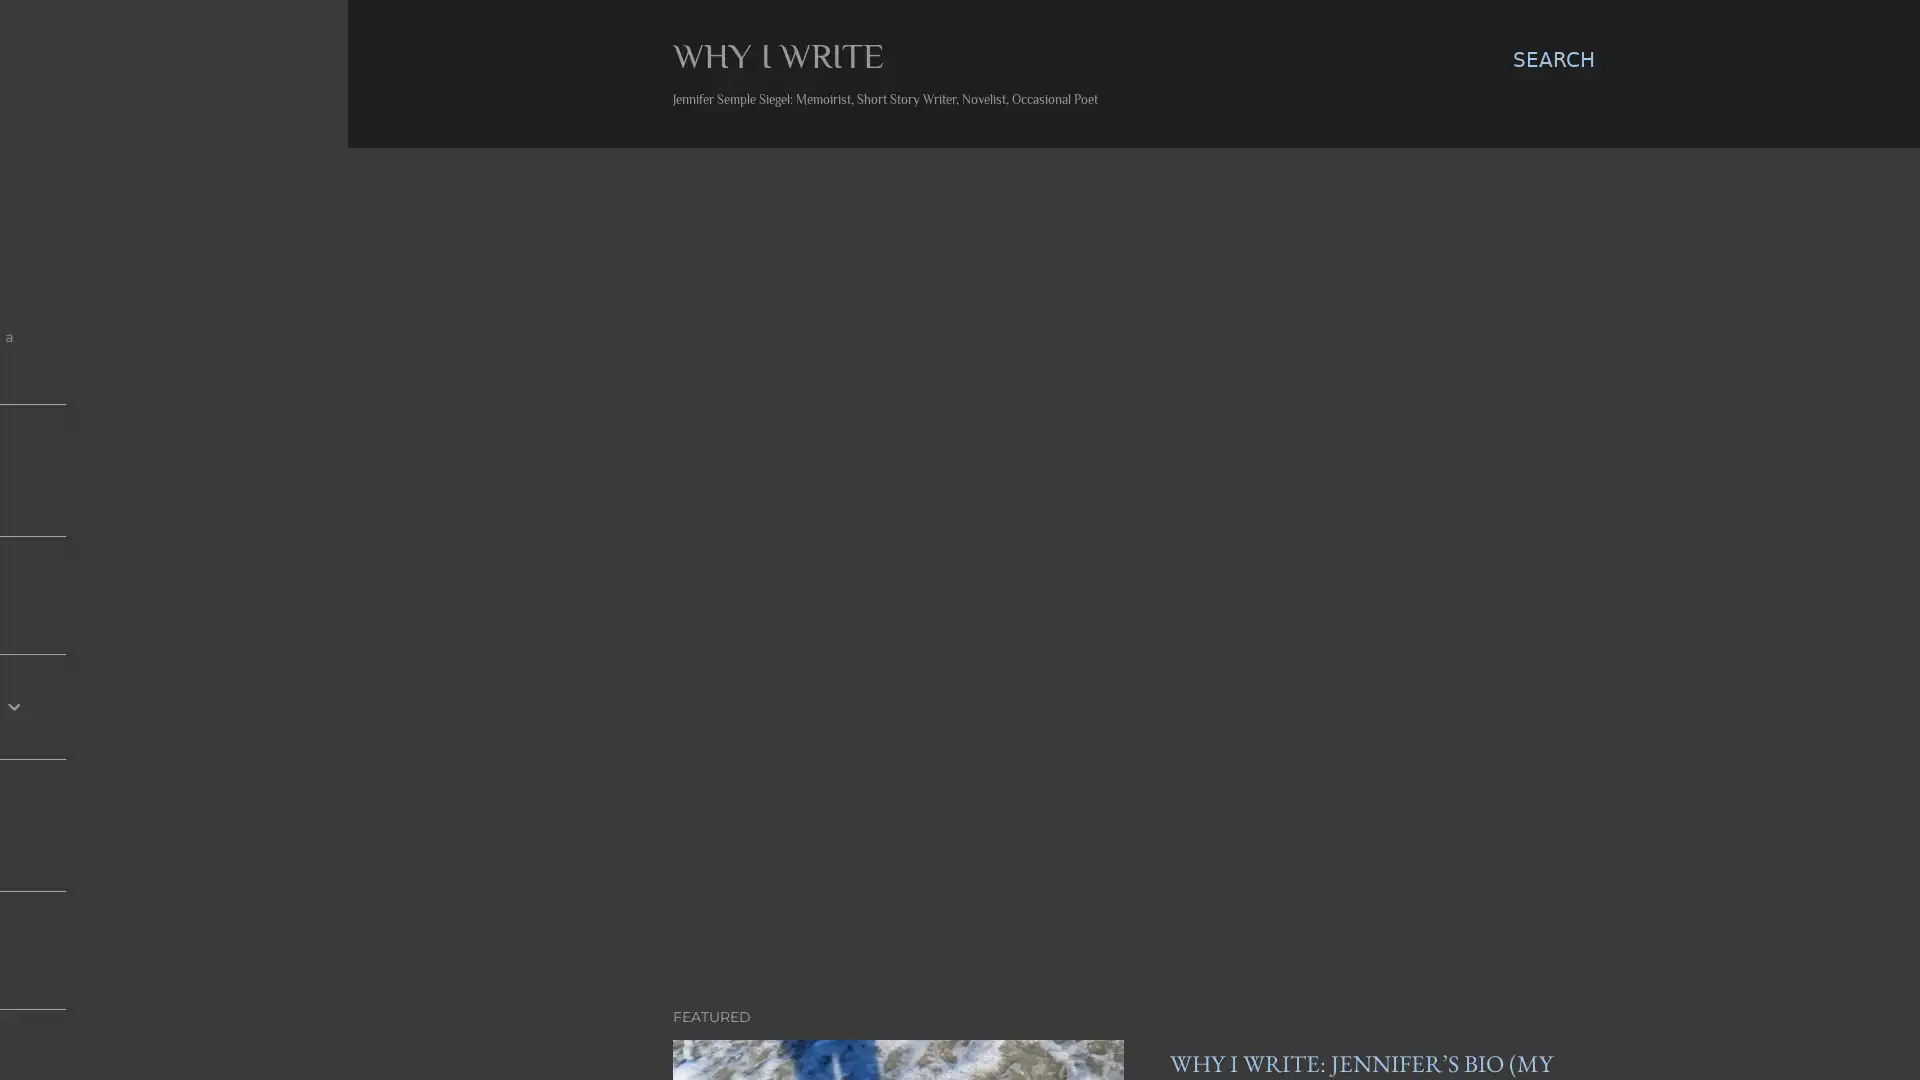  I want to click on Search, so click(1553, 59).